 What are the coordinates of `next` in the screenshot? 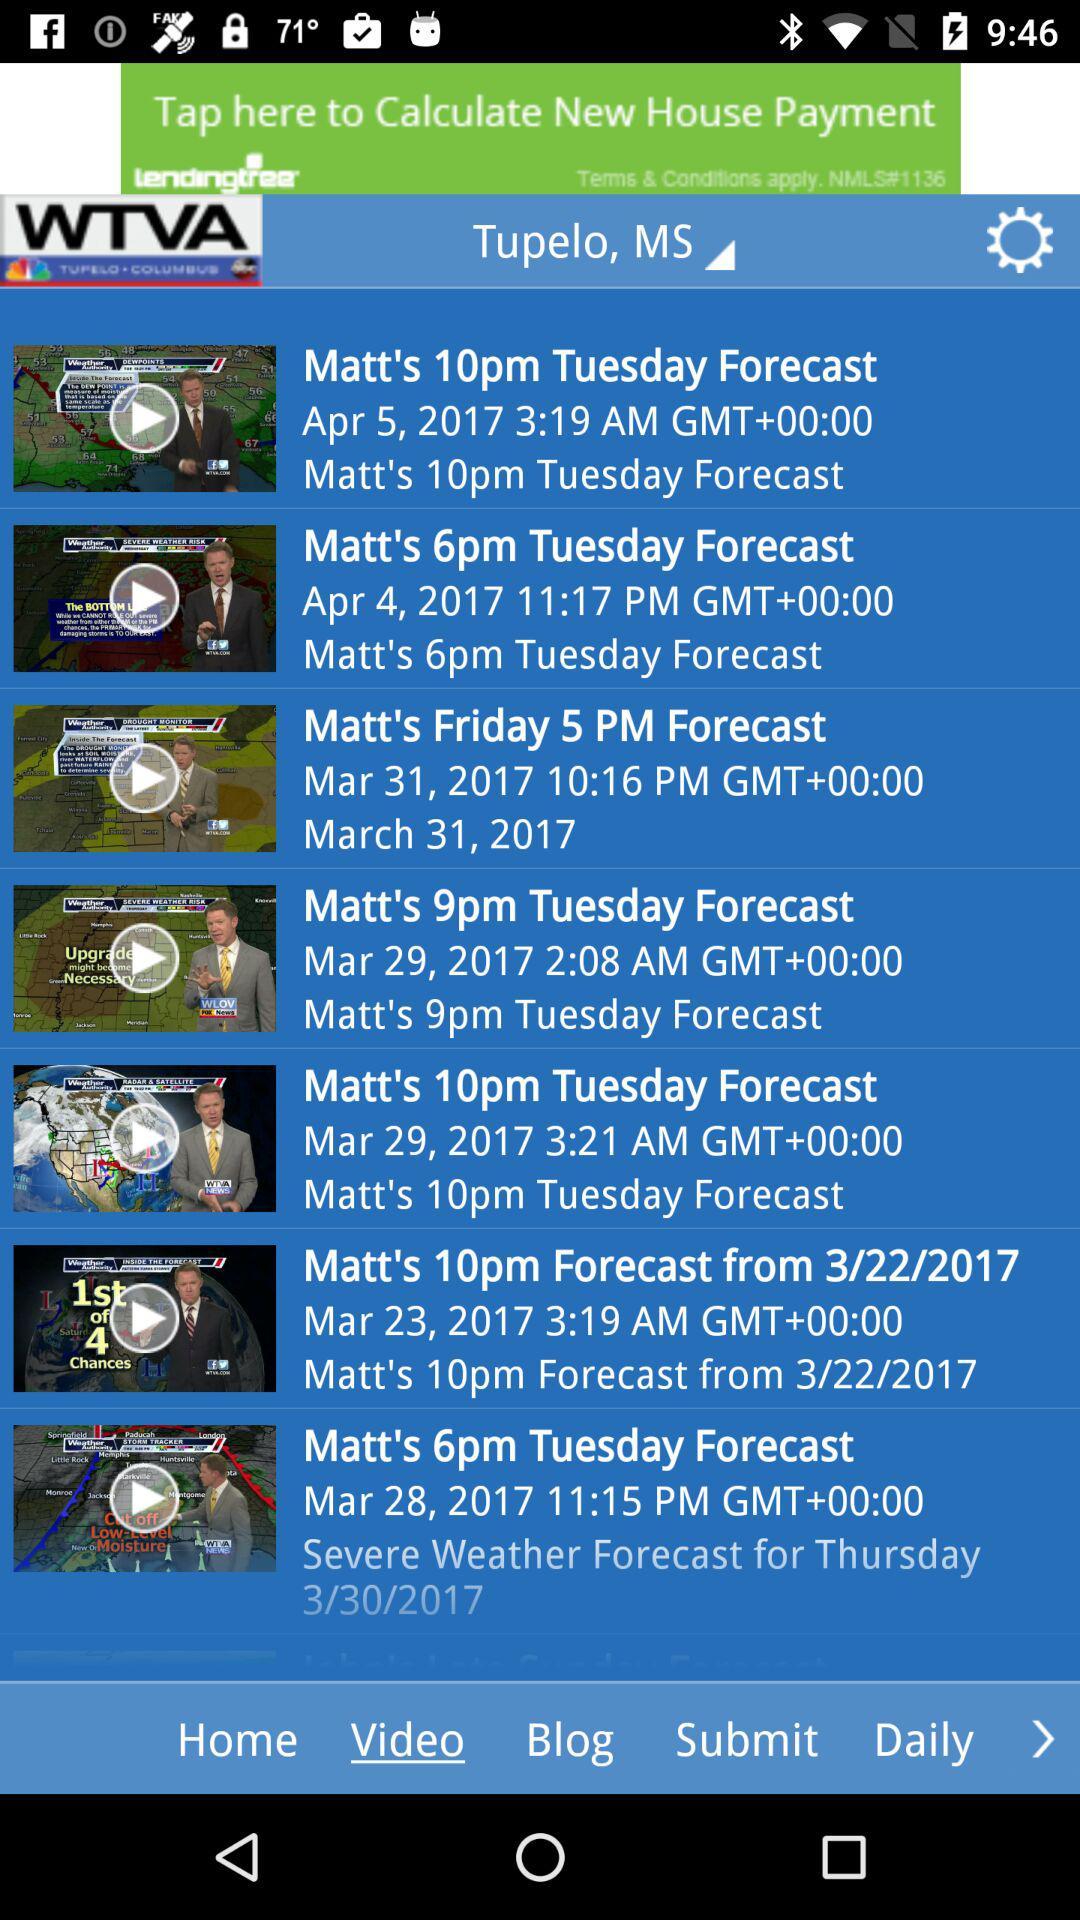 It's located at (1042, 1737).